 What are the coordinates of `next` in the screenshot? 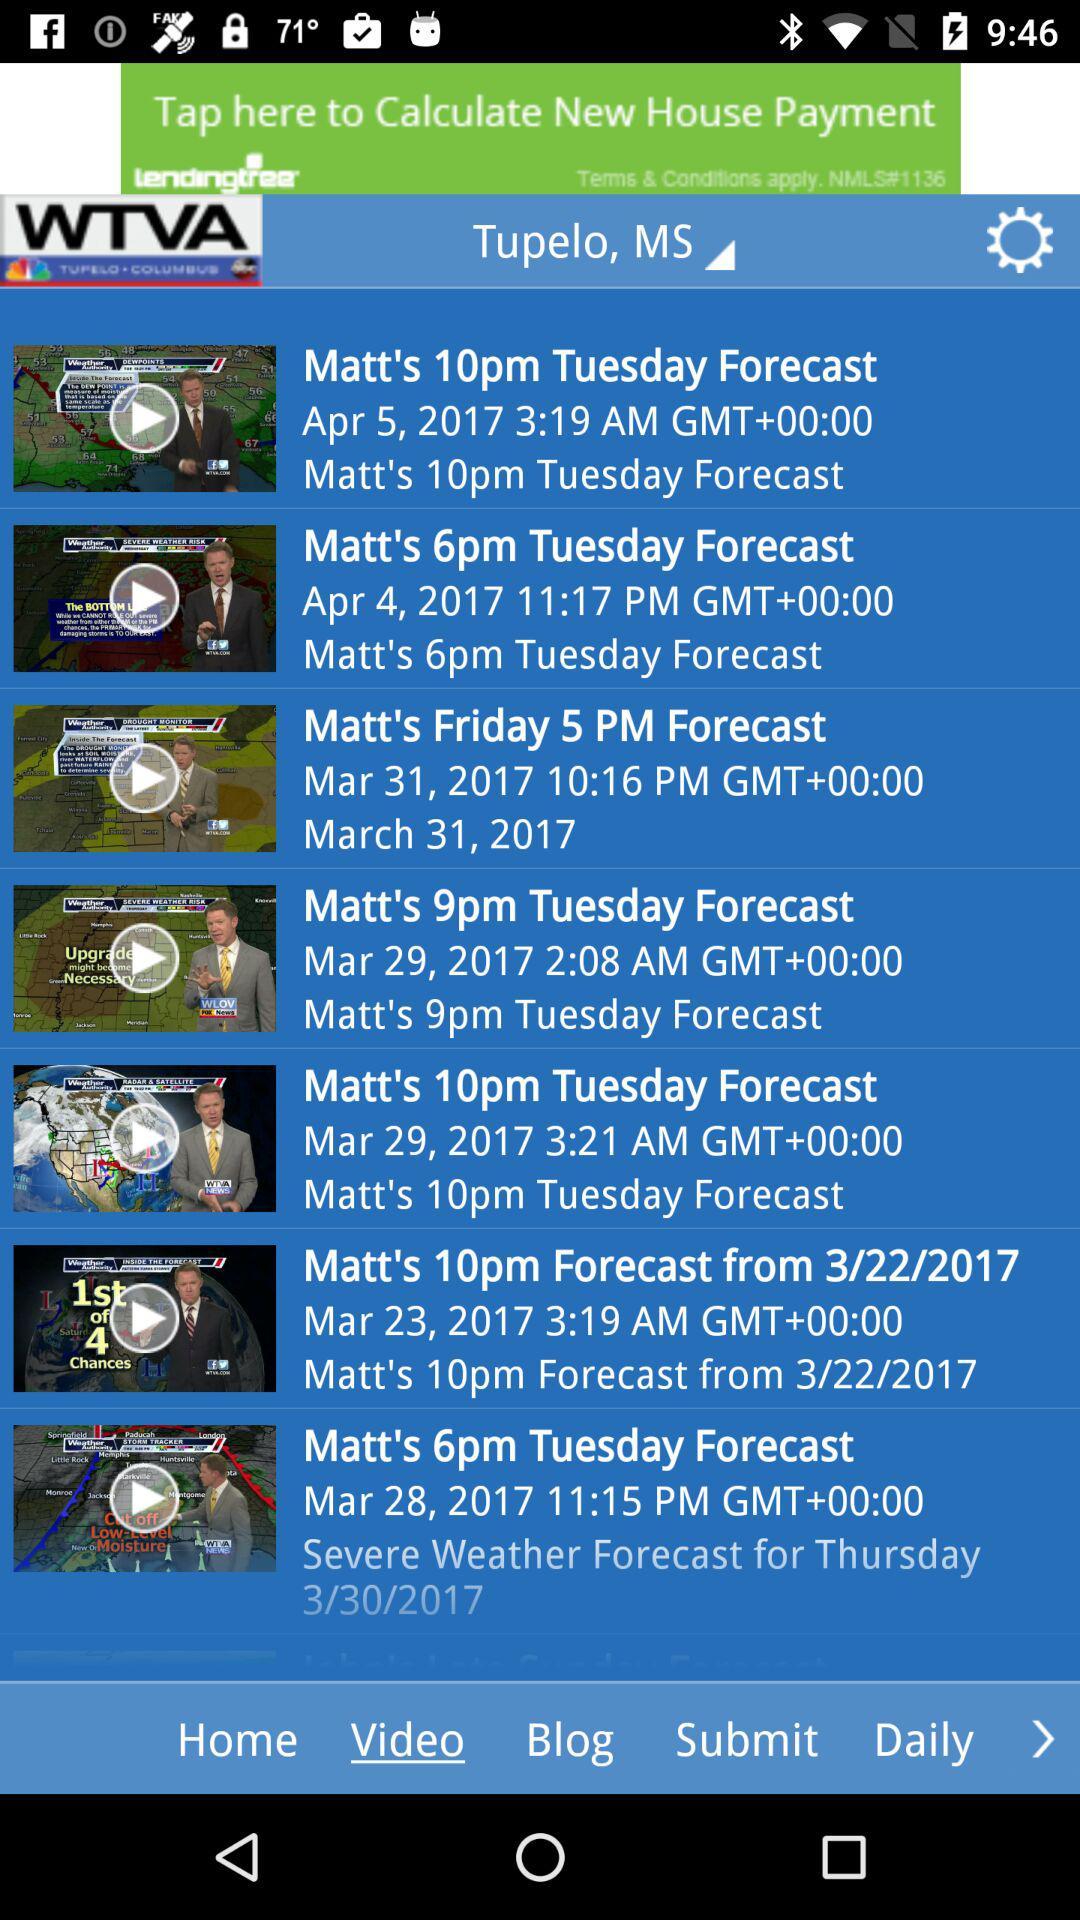 It's located at (1042, 1737).